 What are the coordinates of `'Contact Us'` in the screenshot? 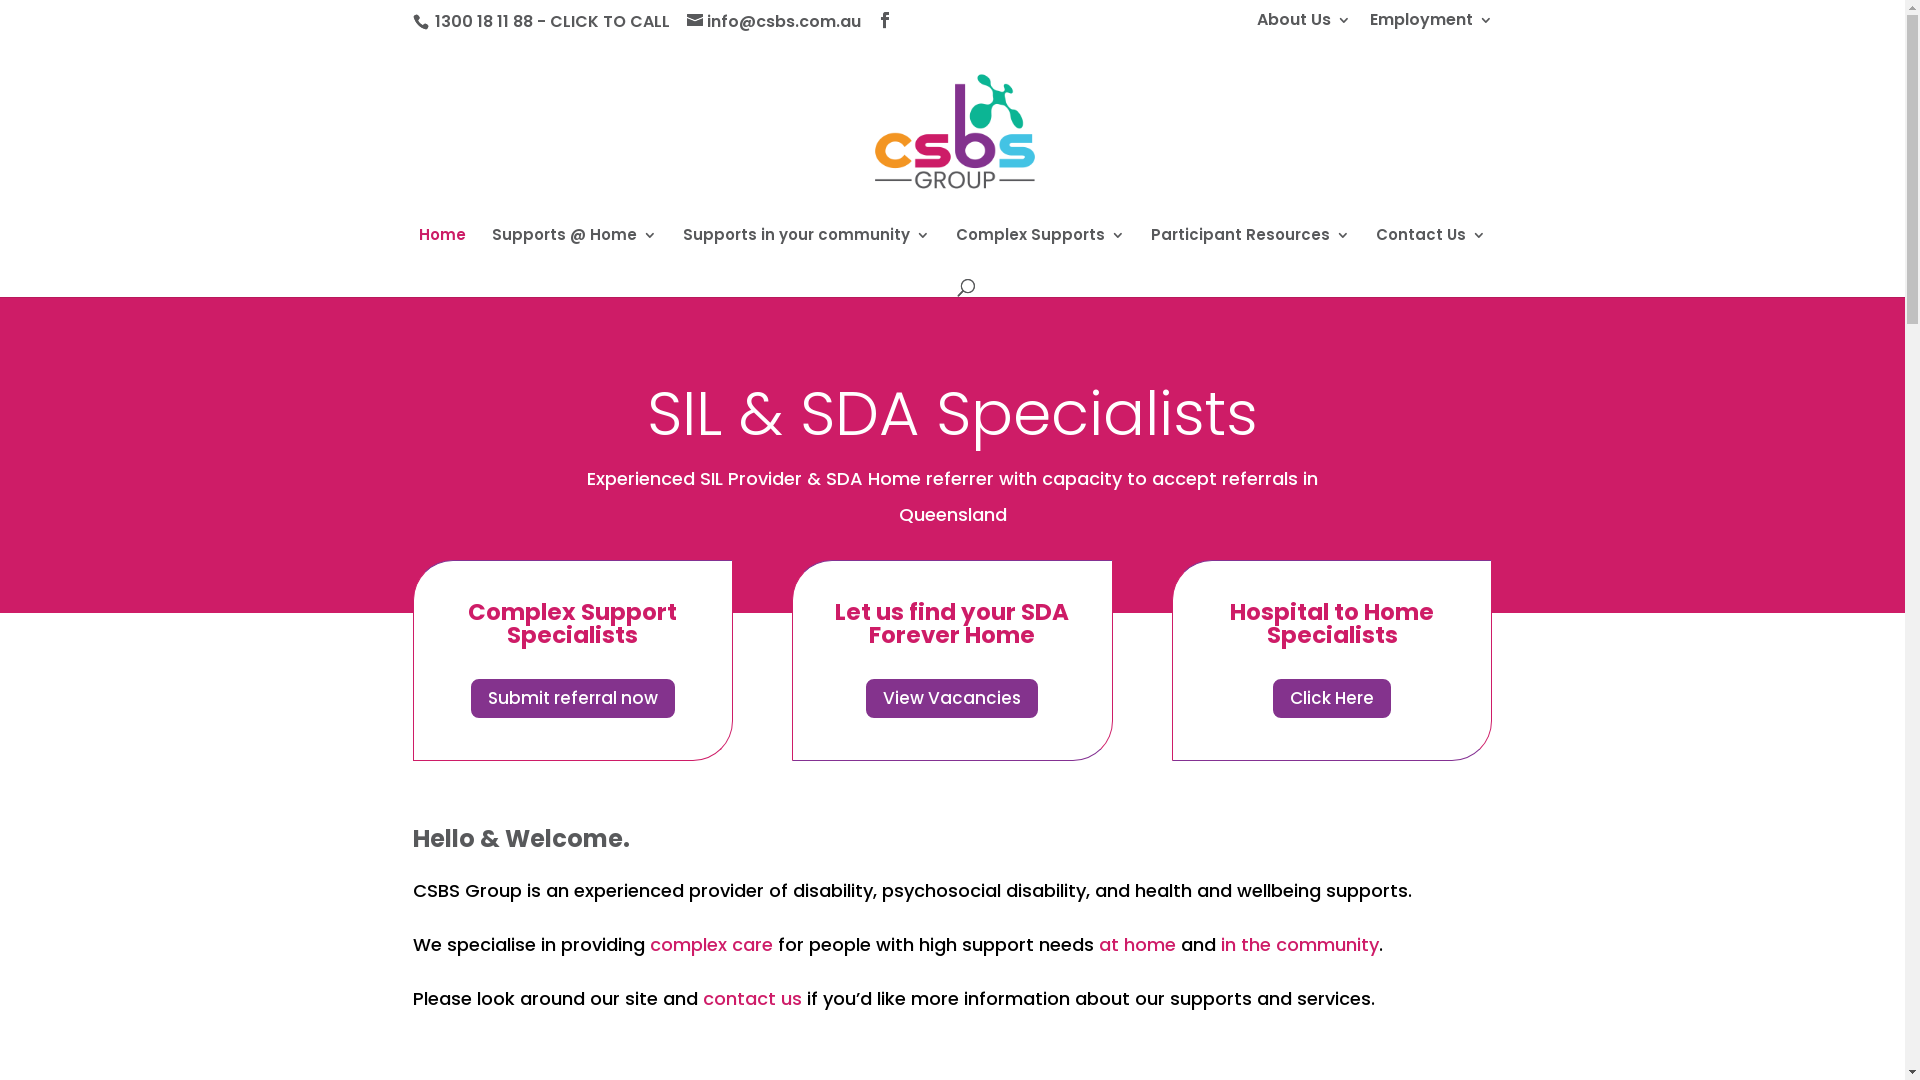 It's located at (1429, 249).